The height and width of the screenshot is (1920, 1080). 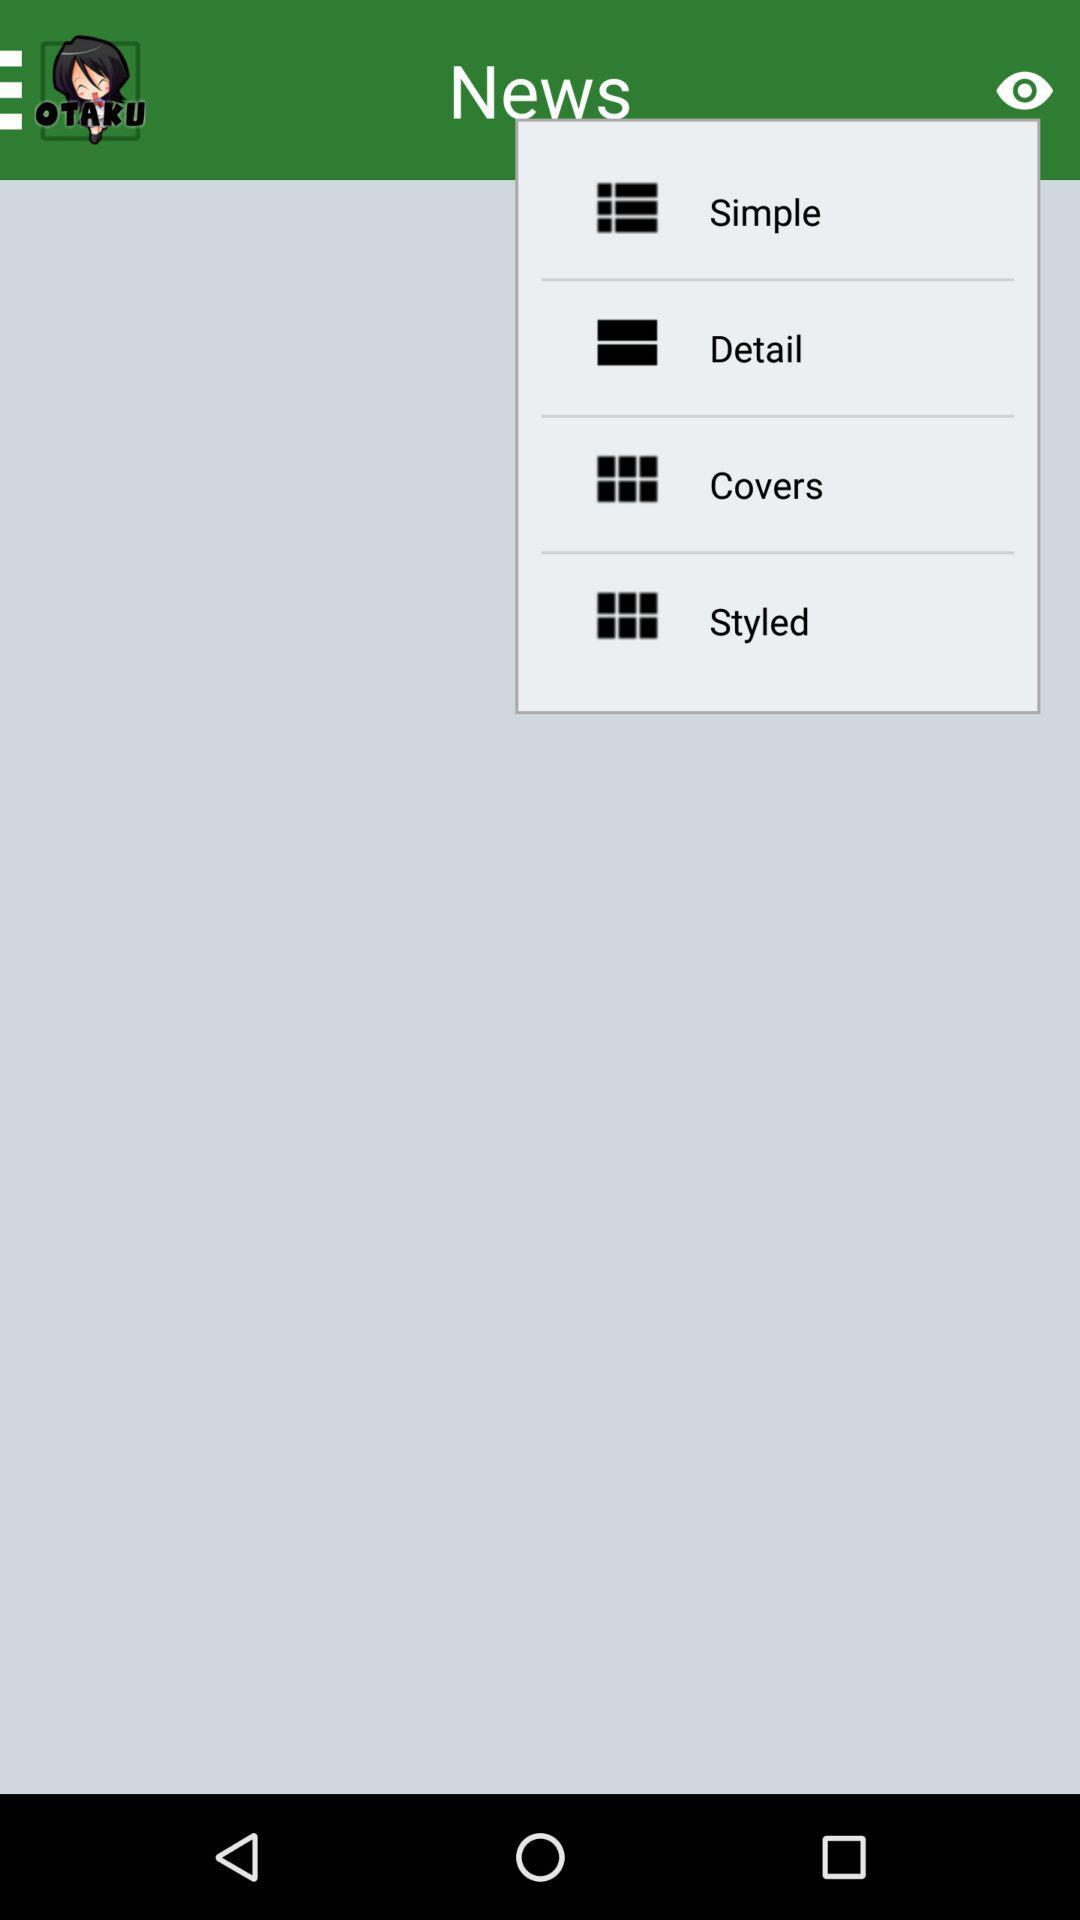 What do you see at coordinates (10, 89) in the screenshot?
I see `the menu icon` at bounding box center [10, 89].